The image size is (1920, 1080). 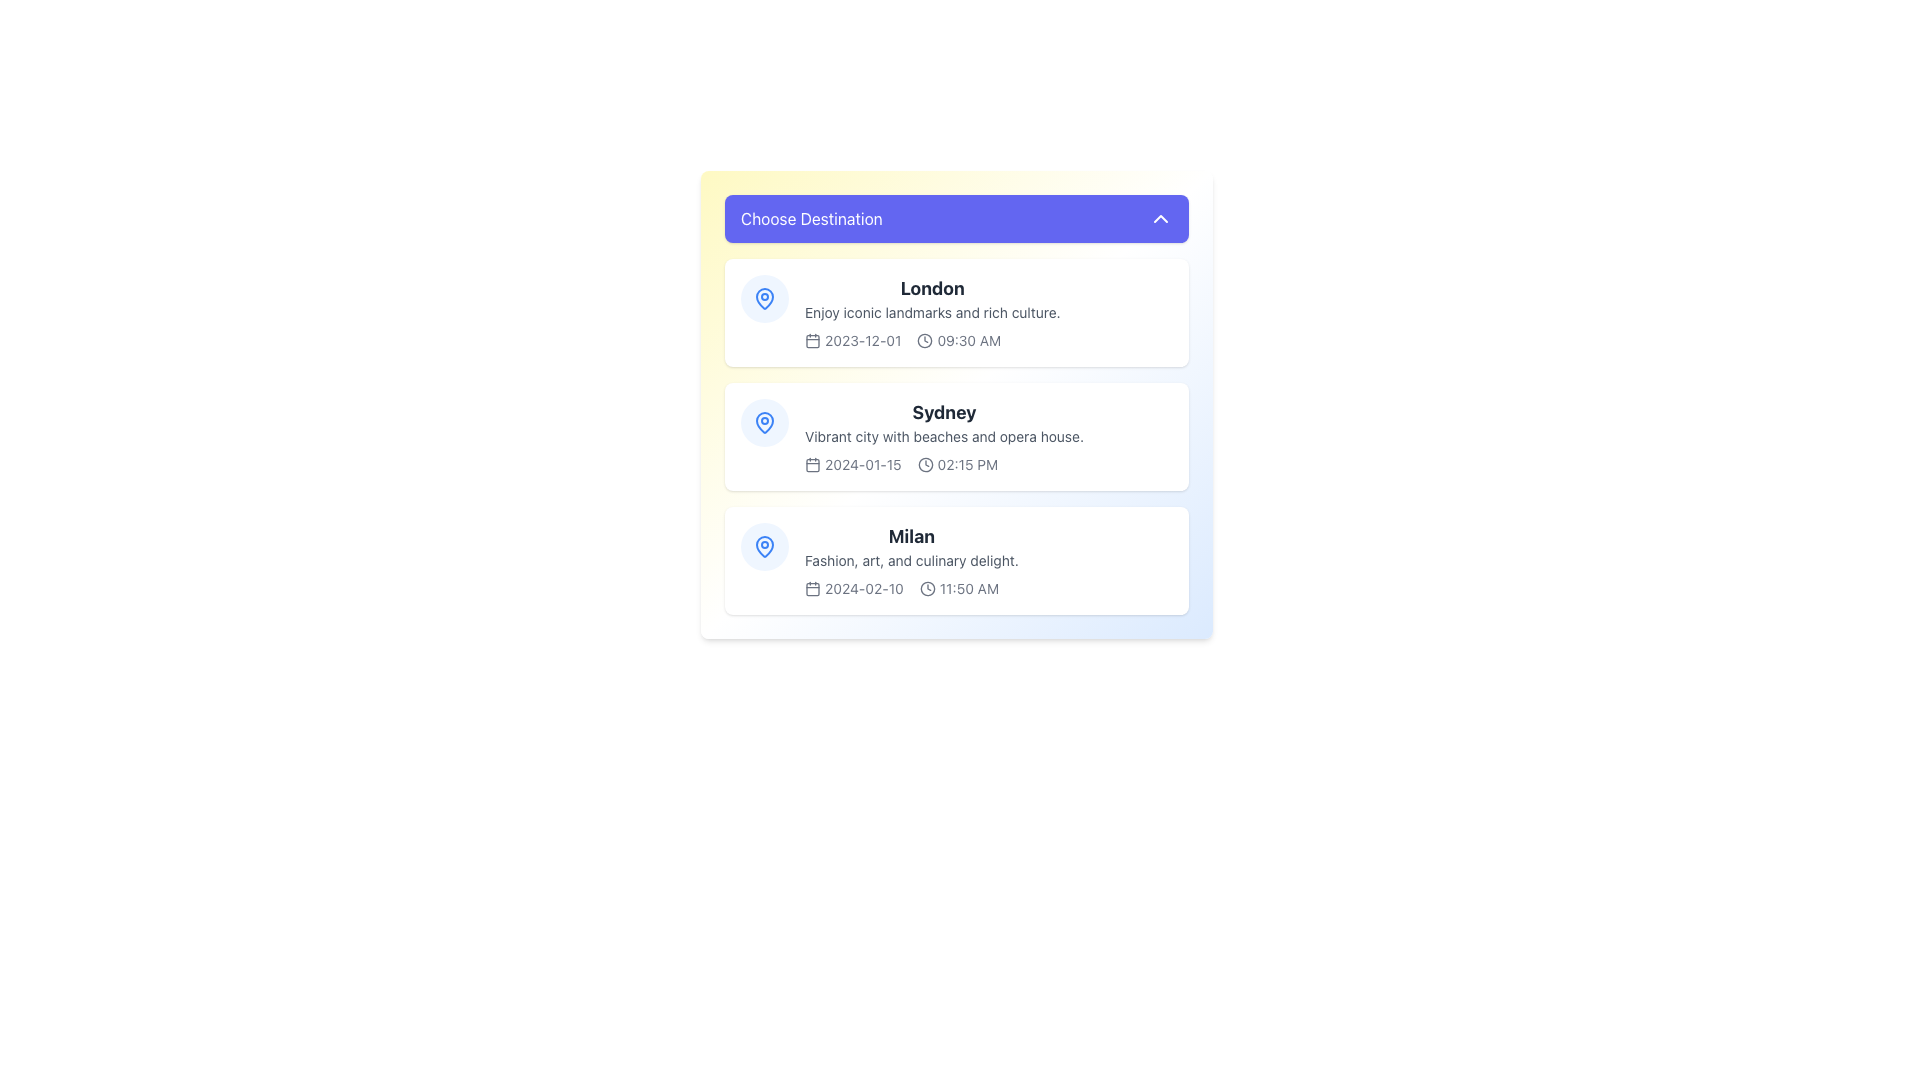 What do you see at coordinates (763, 422) in the screenshot?
I see `the circular blue icon button with a map pin icon located to the left of the 'Sydney' text in the destination card` at bounding box center [763, 422].